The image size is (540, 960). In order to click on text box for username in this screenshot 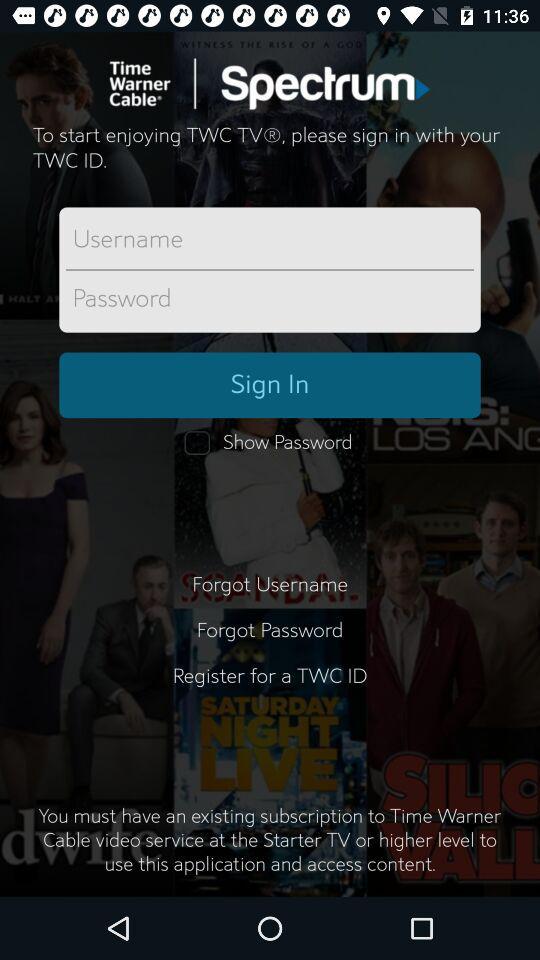, I will do `click(270, 240)`.